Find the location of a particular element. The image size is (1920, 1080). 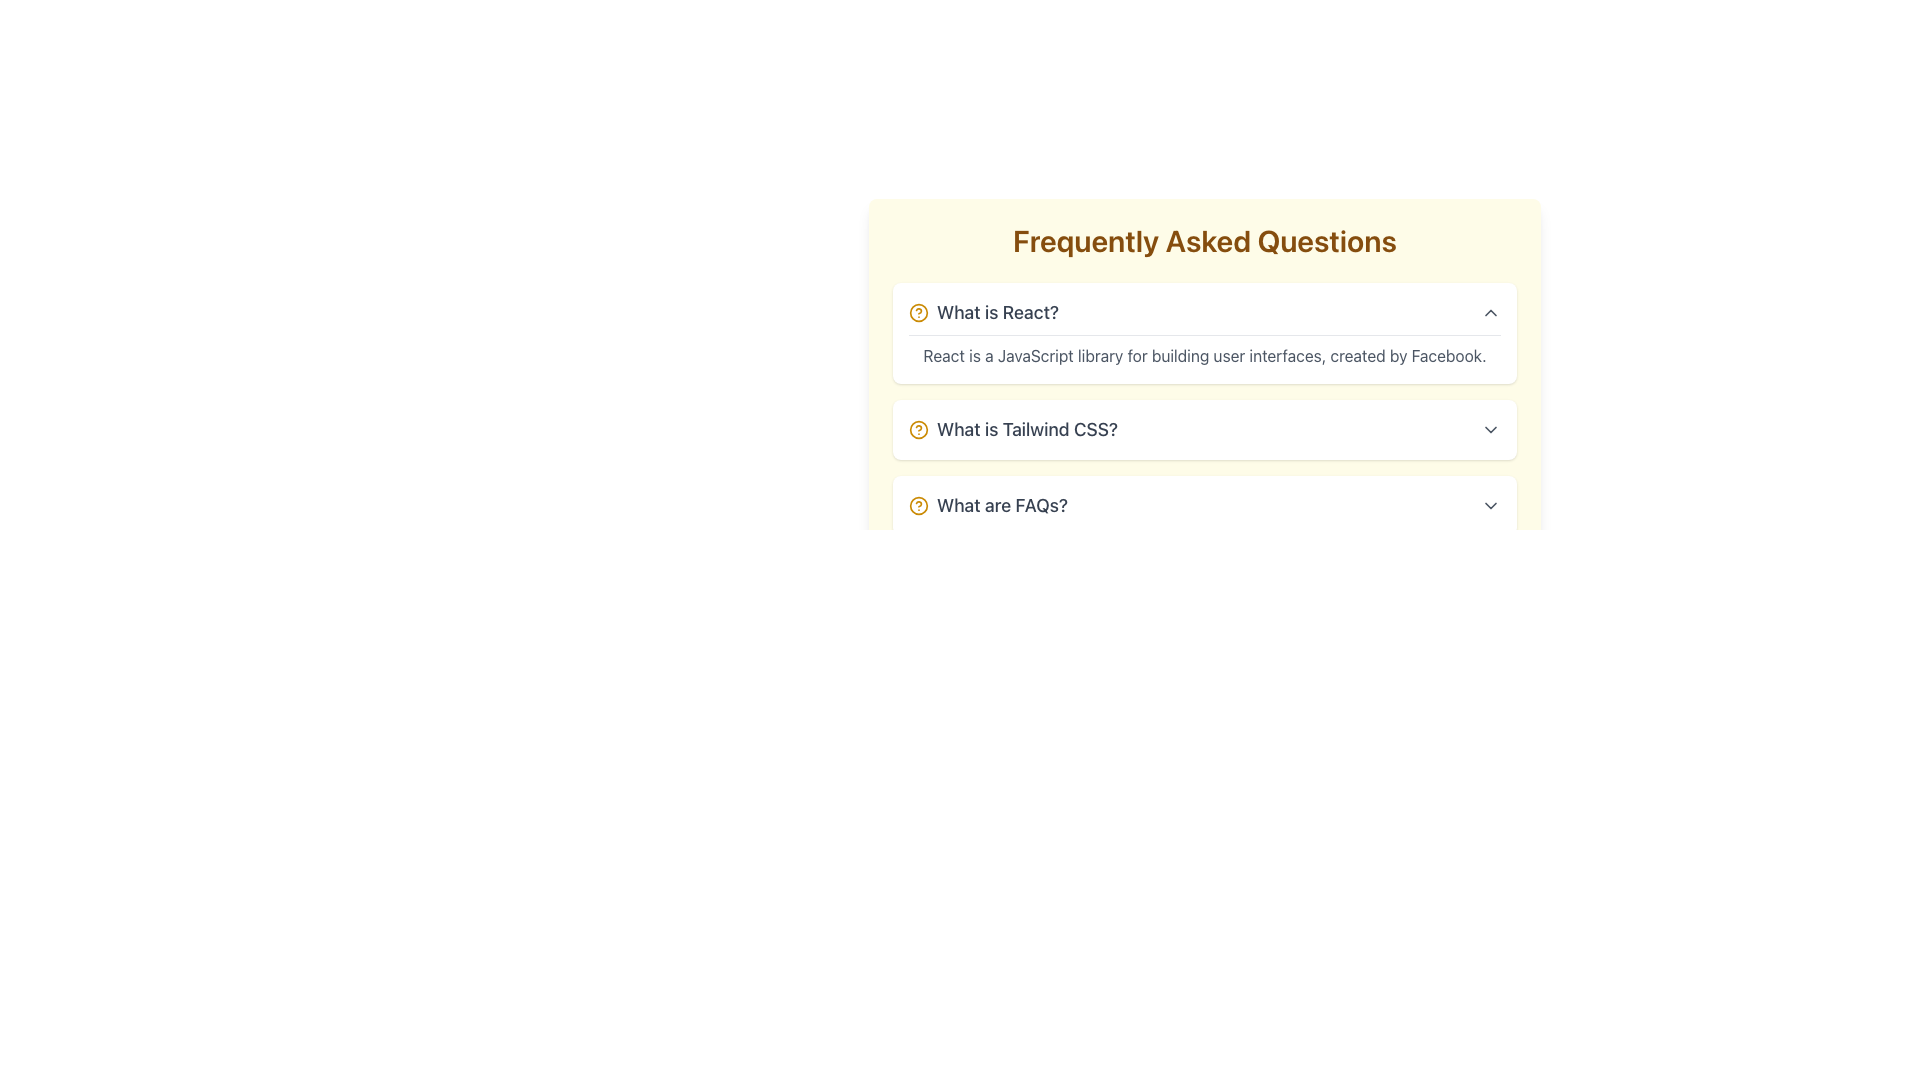

the Interactive FAQ item bar labeled 'What are FAQs?' is located at coordinates (1203, 504).